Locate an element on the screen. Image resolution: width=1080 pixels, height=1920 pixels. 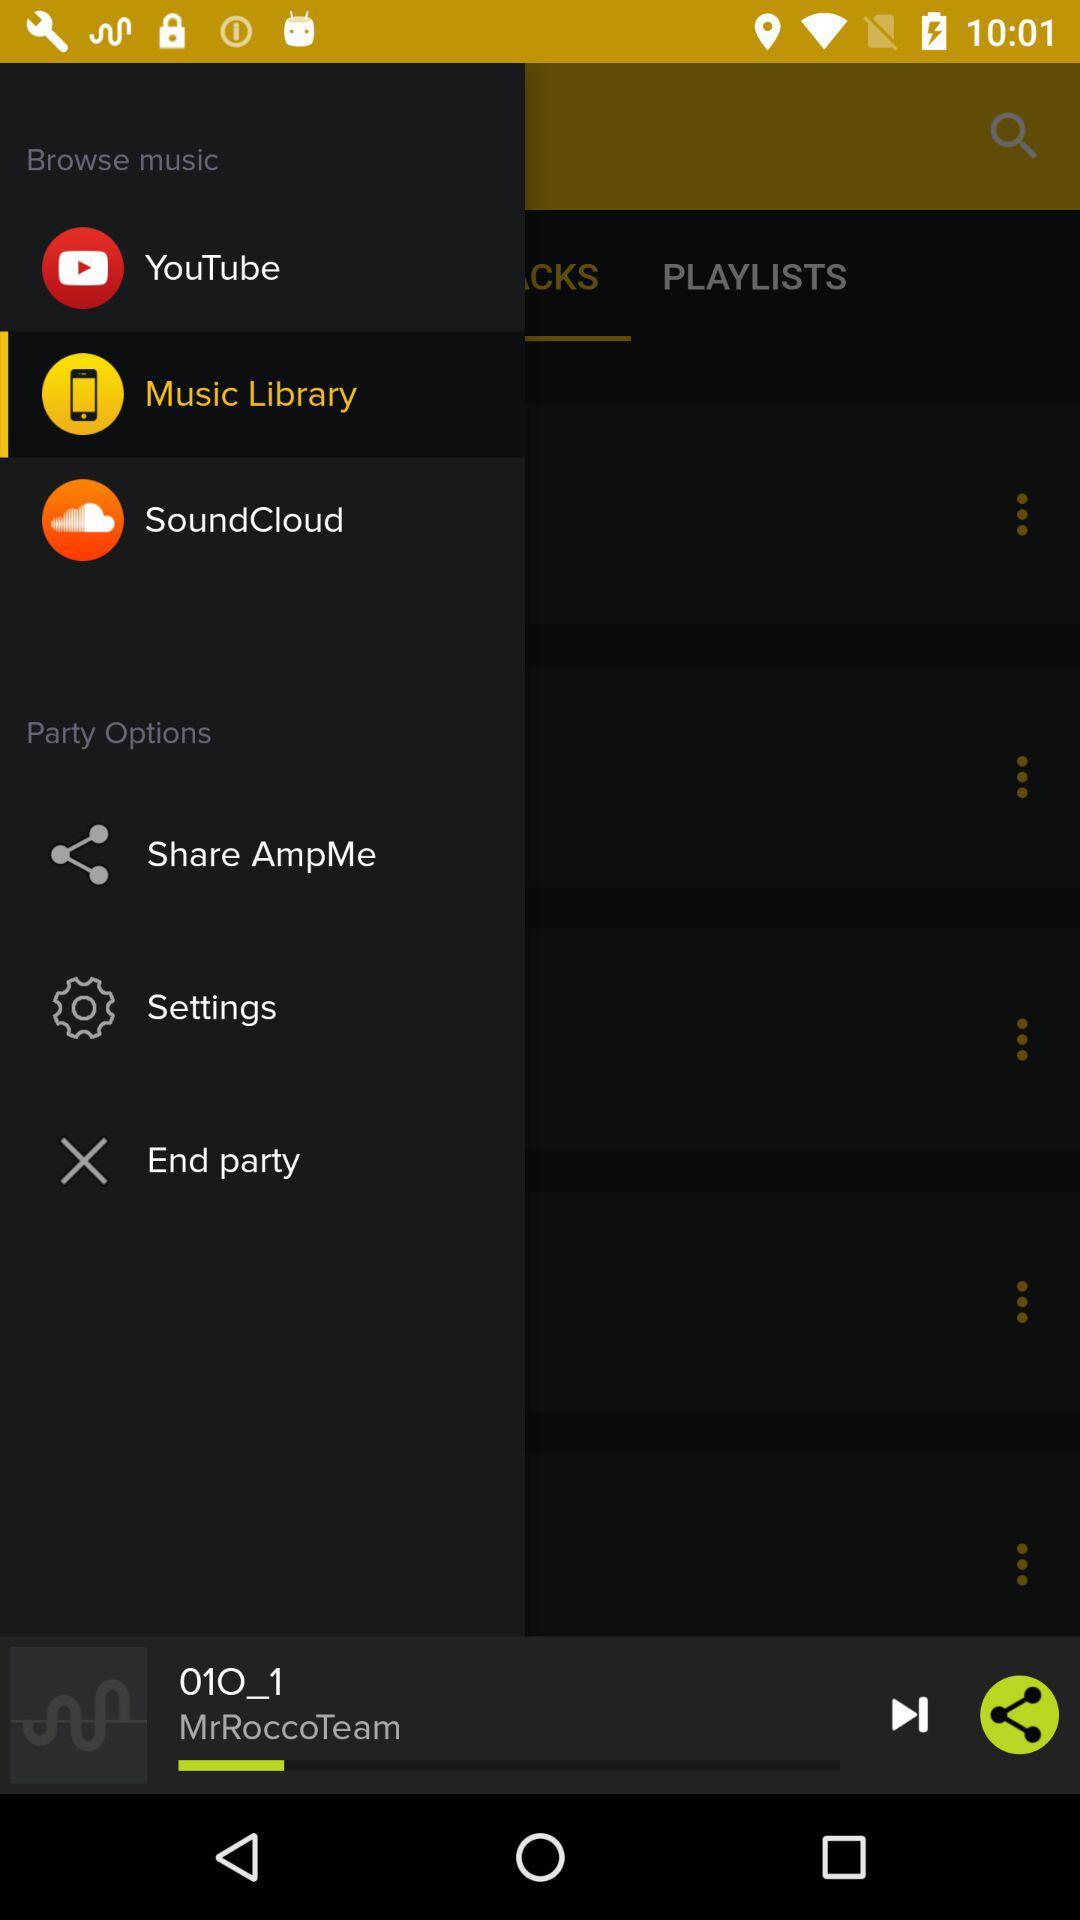
the skip_next icon is located at coordinates (910, 1713).